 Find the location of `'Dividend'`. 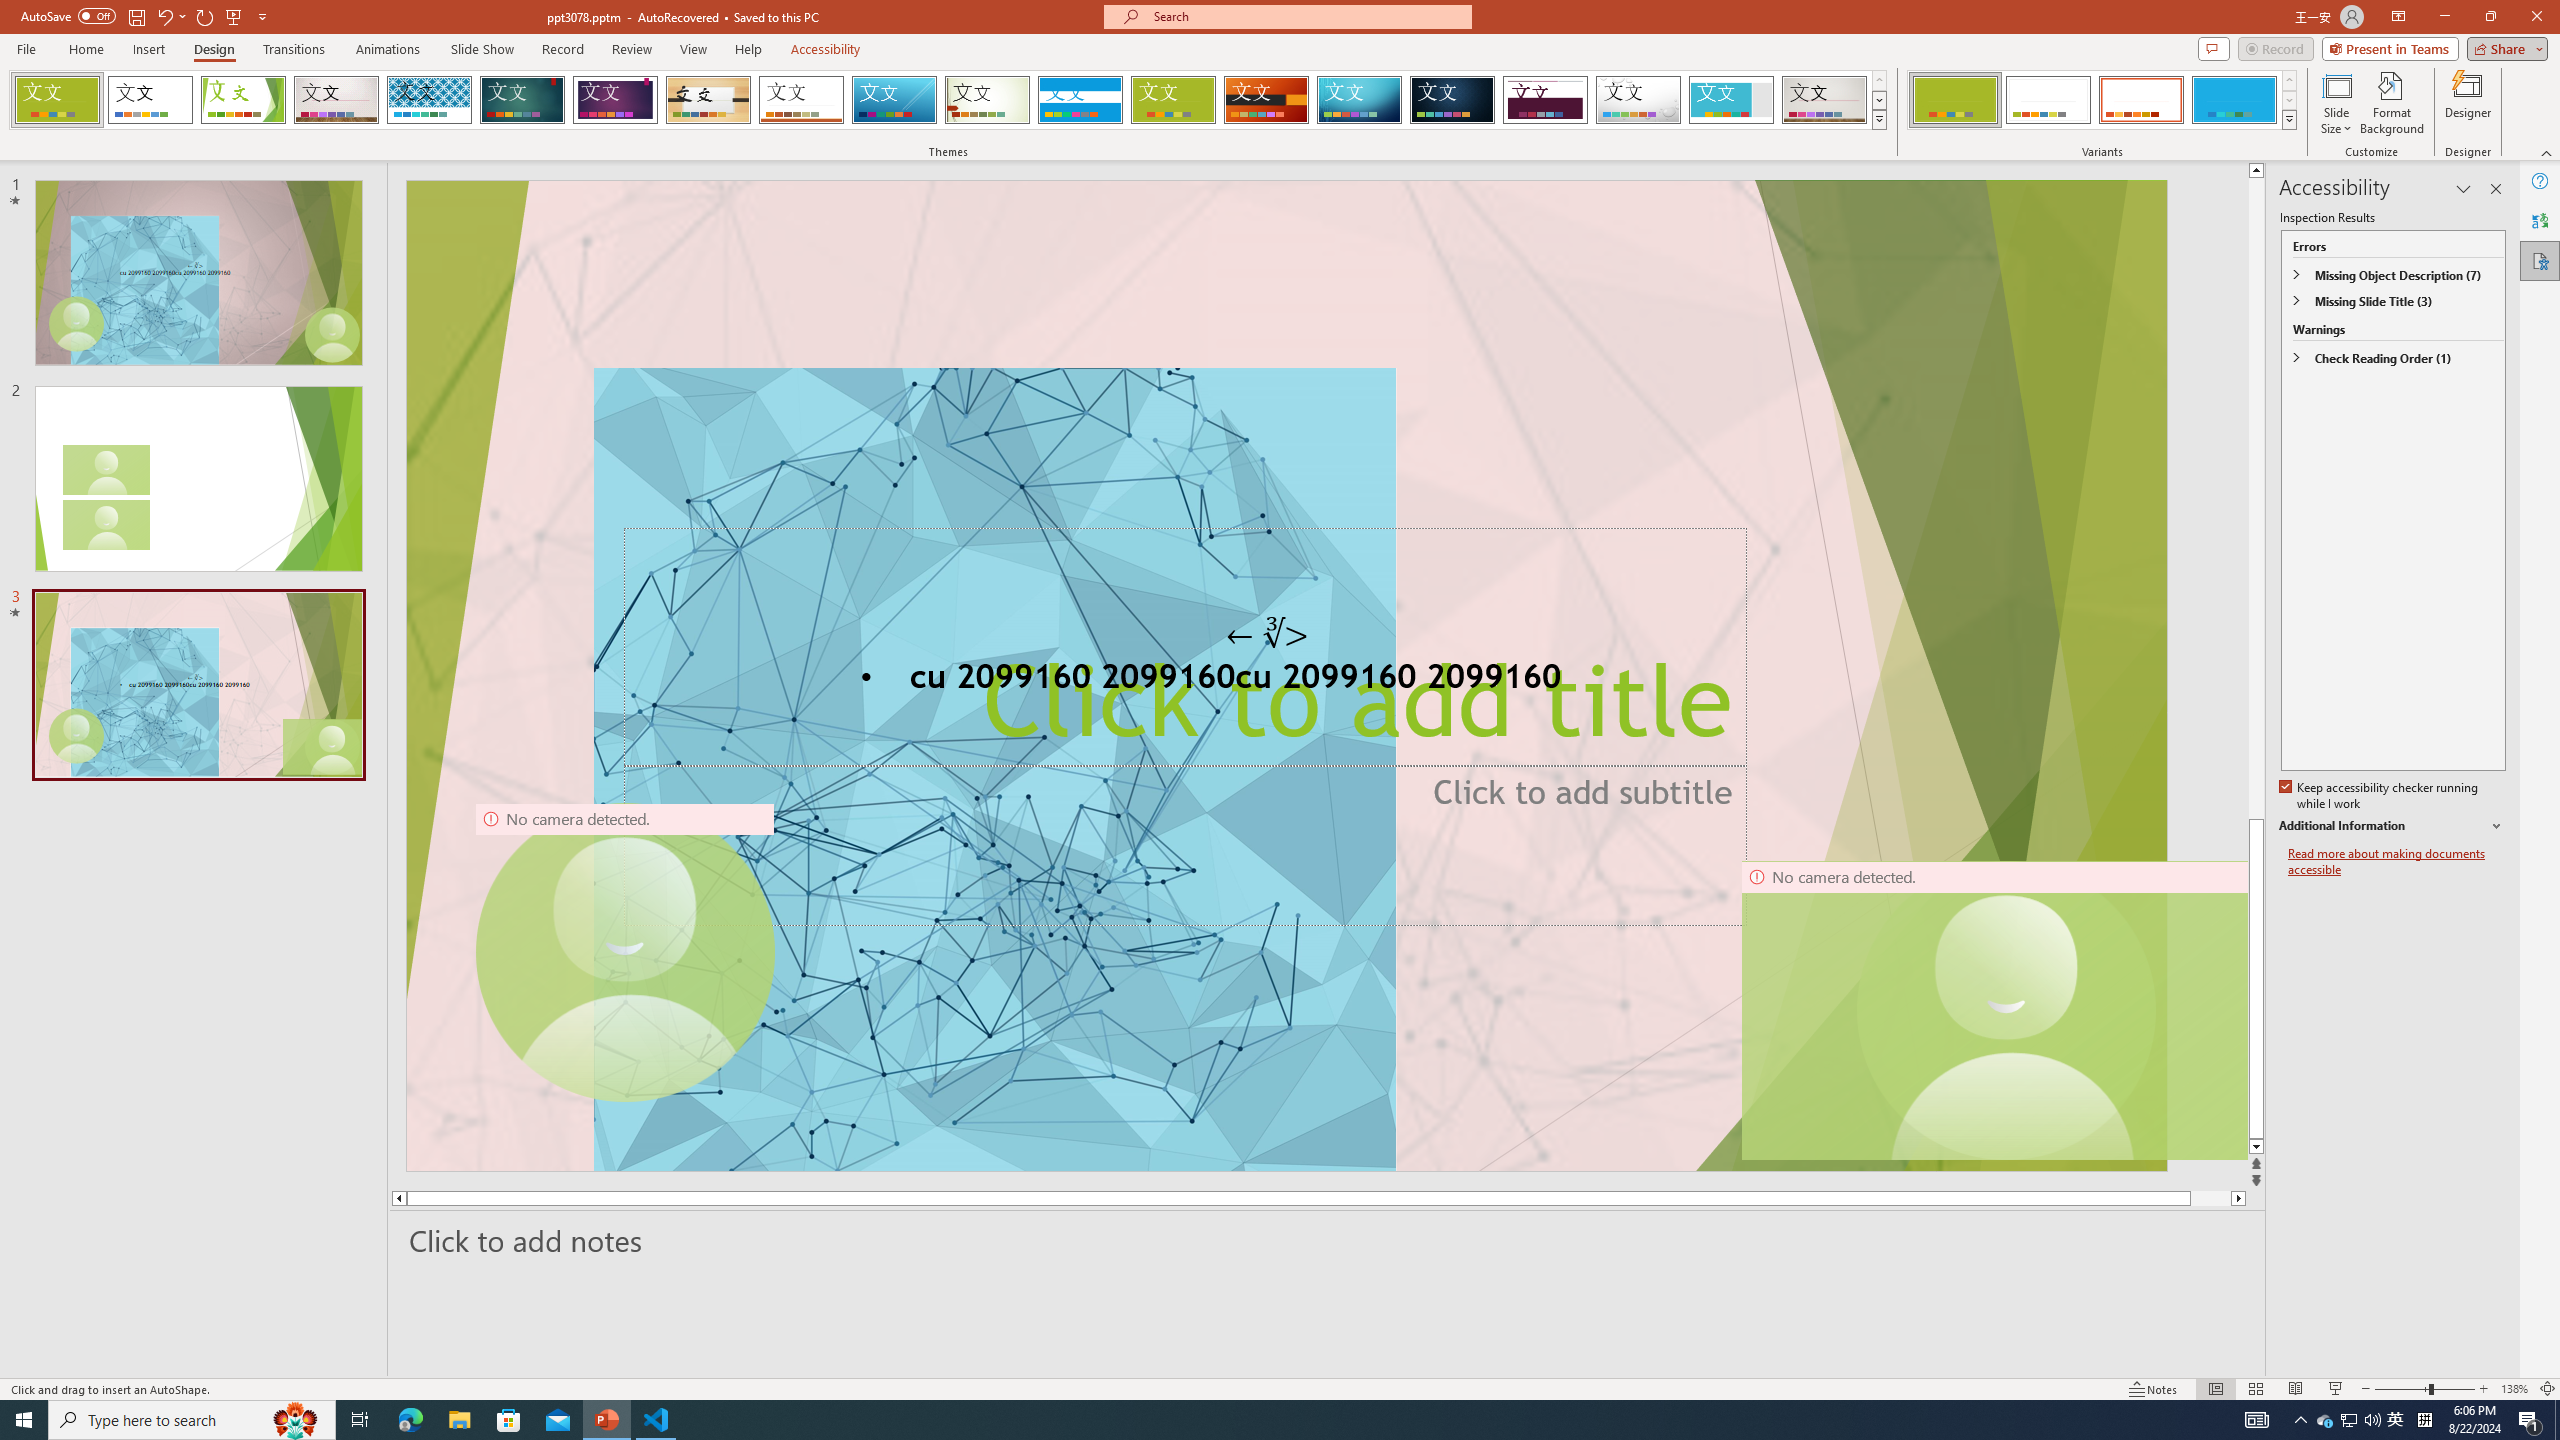

'Dividend' is located at coordinates (1545, 99).